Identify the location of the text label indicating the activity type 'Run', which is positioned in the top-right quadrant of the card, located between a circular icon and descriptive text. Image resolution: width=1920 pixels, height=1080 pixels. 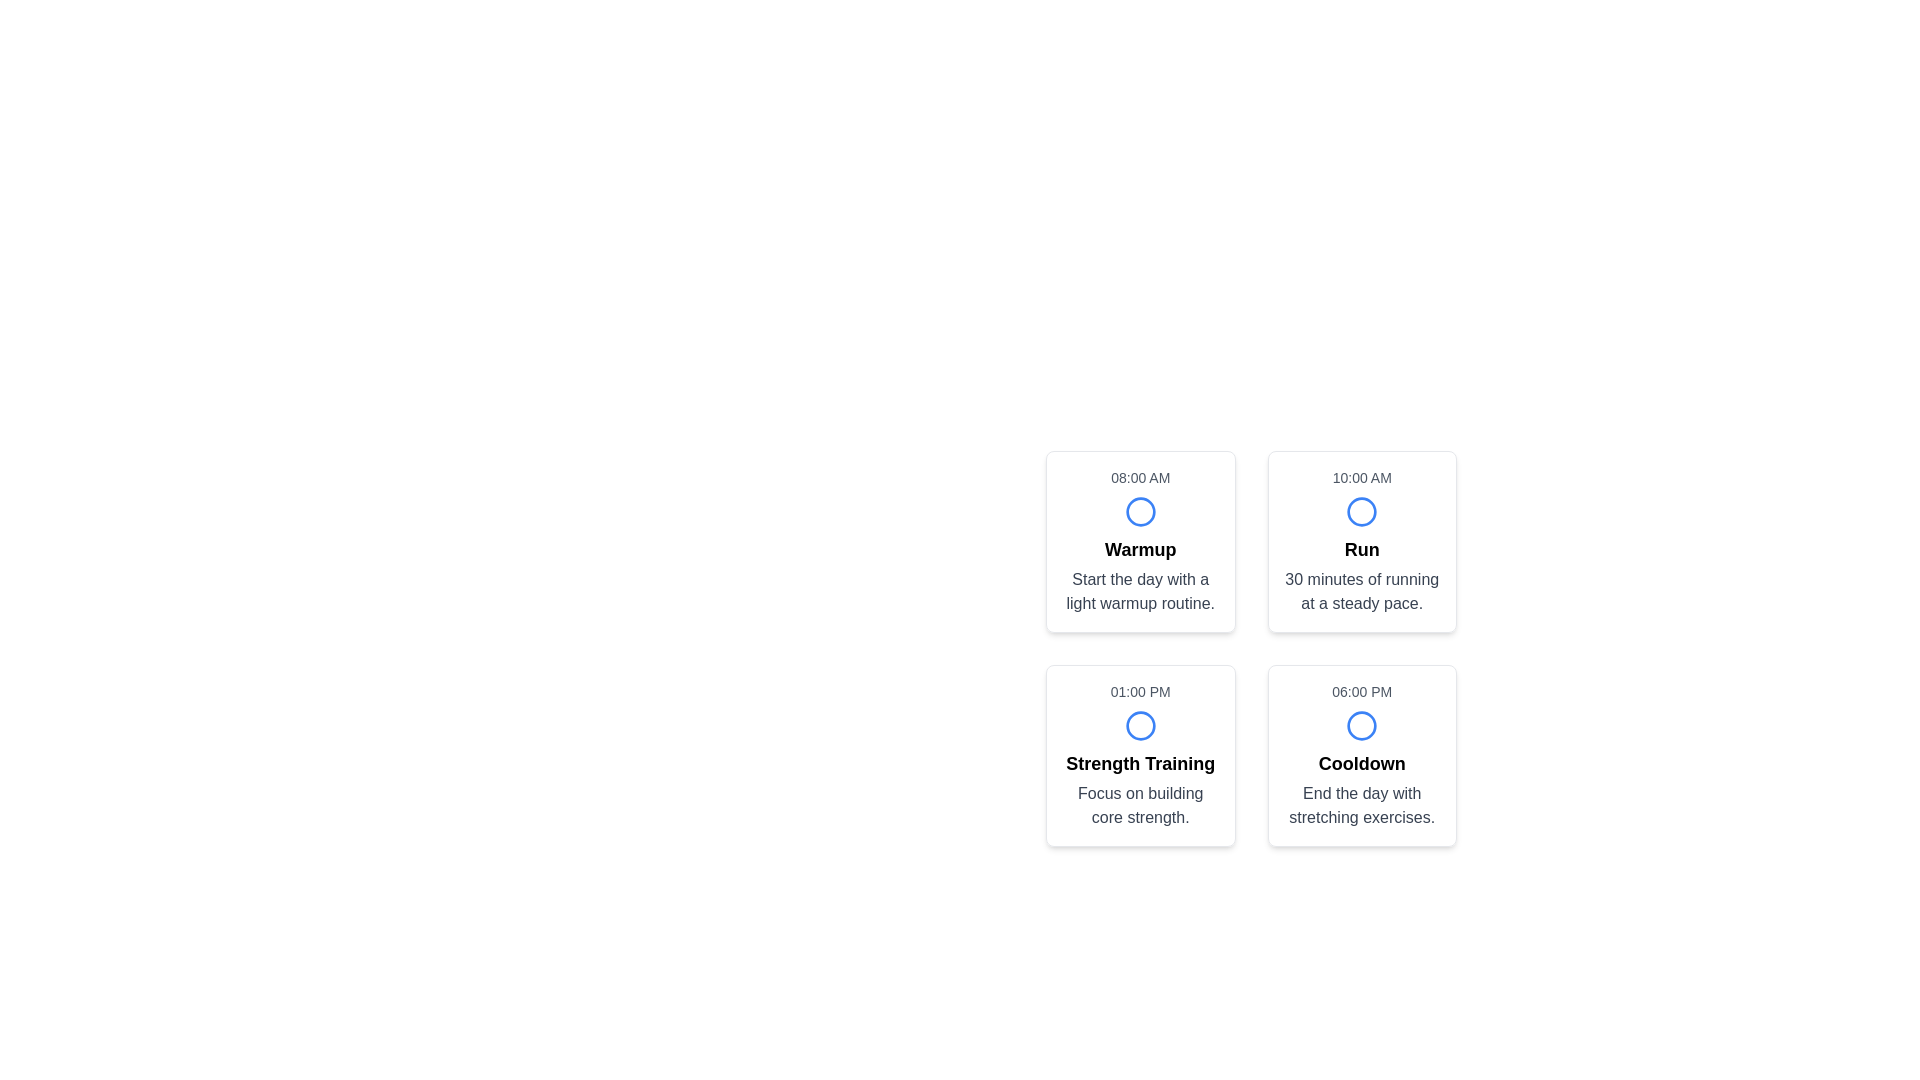
(1361, 550).